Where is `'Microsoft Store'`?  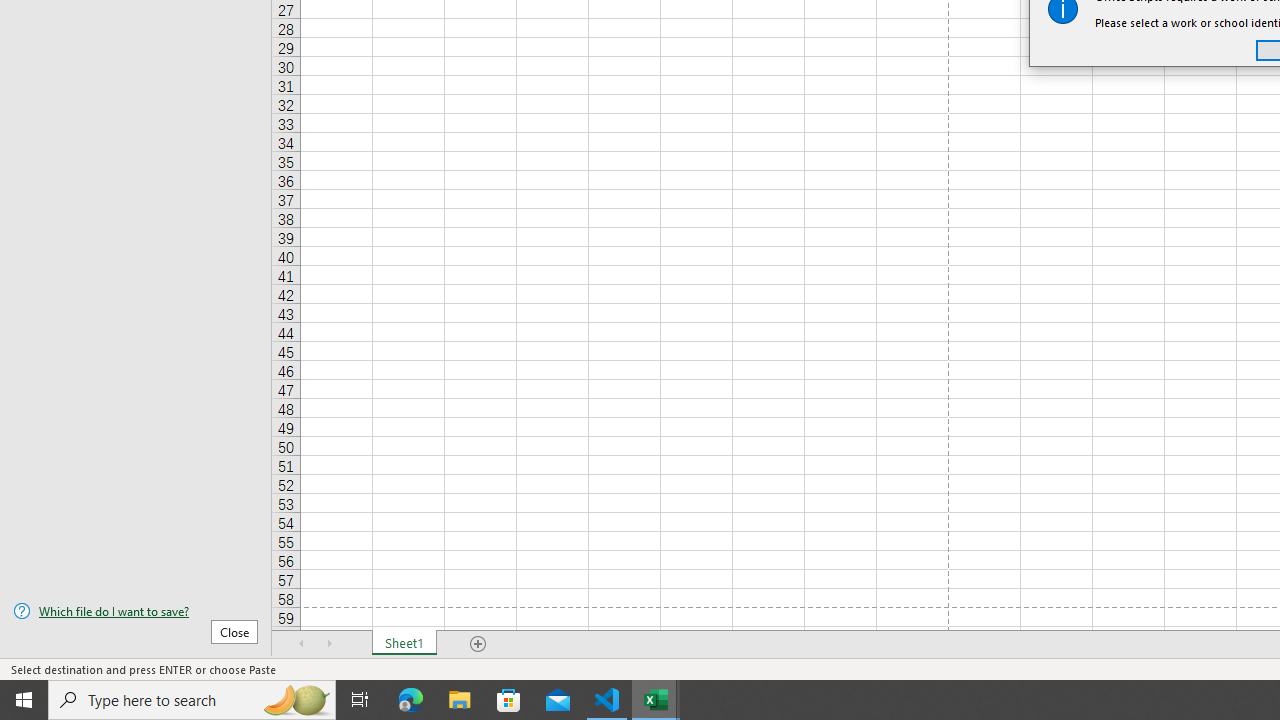 'Microsoft Store' is located at coordinates (509, 698).